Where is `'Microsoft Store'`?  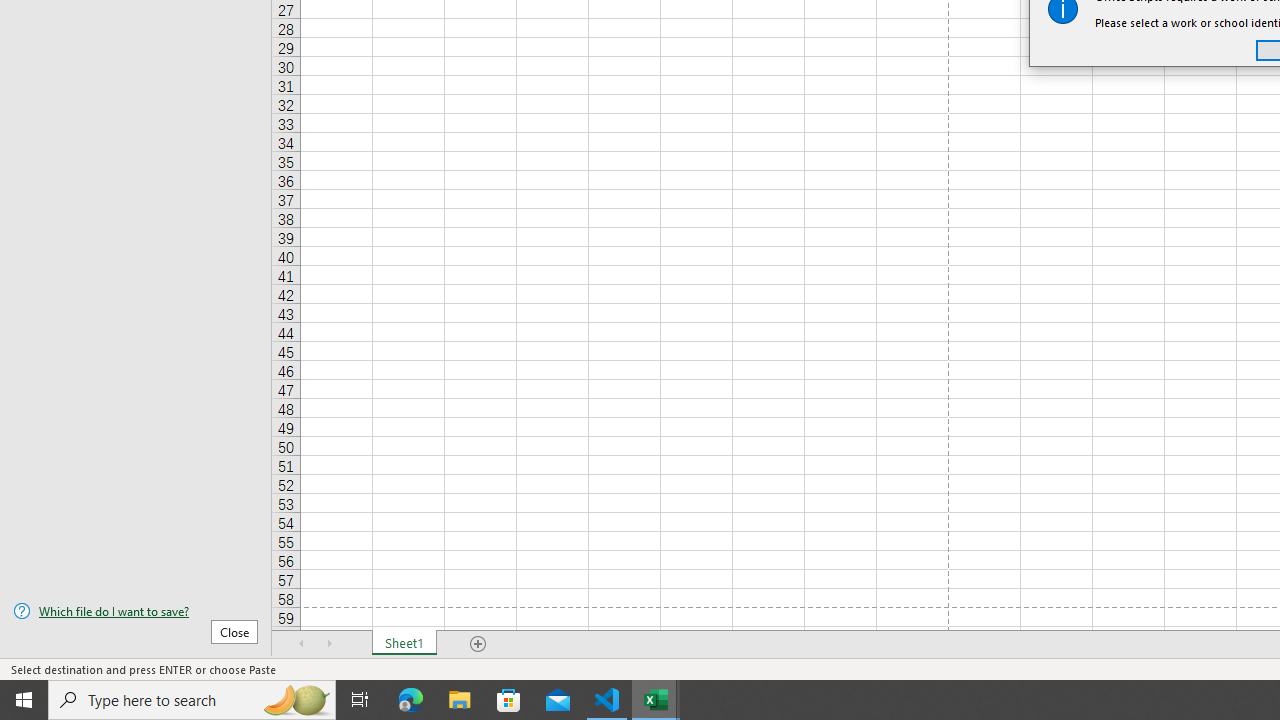 'Microsoft Store' is located at coordinates (509, 698).